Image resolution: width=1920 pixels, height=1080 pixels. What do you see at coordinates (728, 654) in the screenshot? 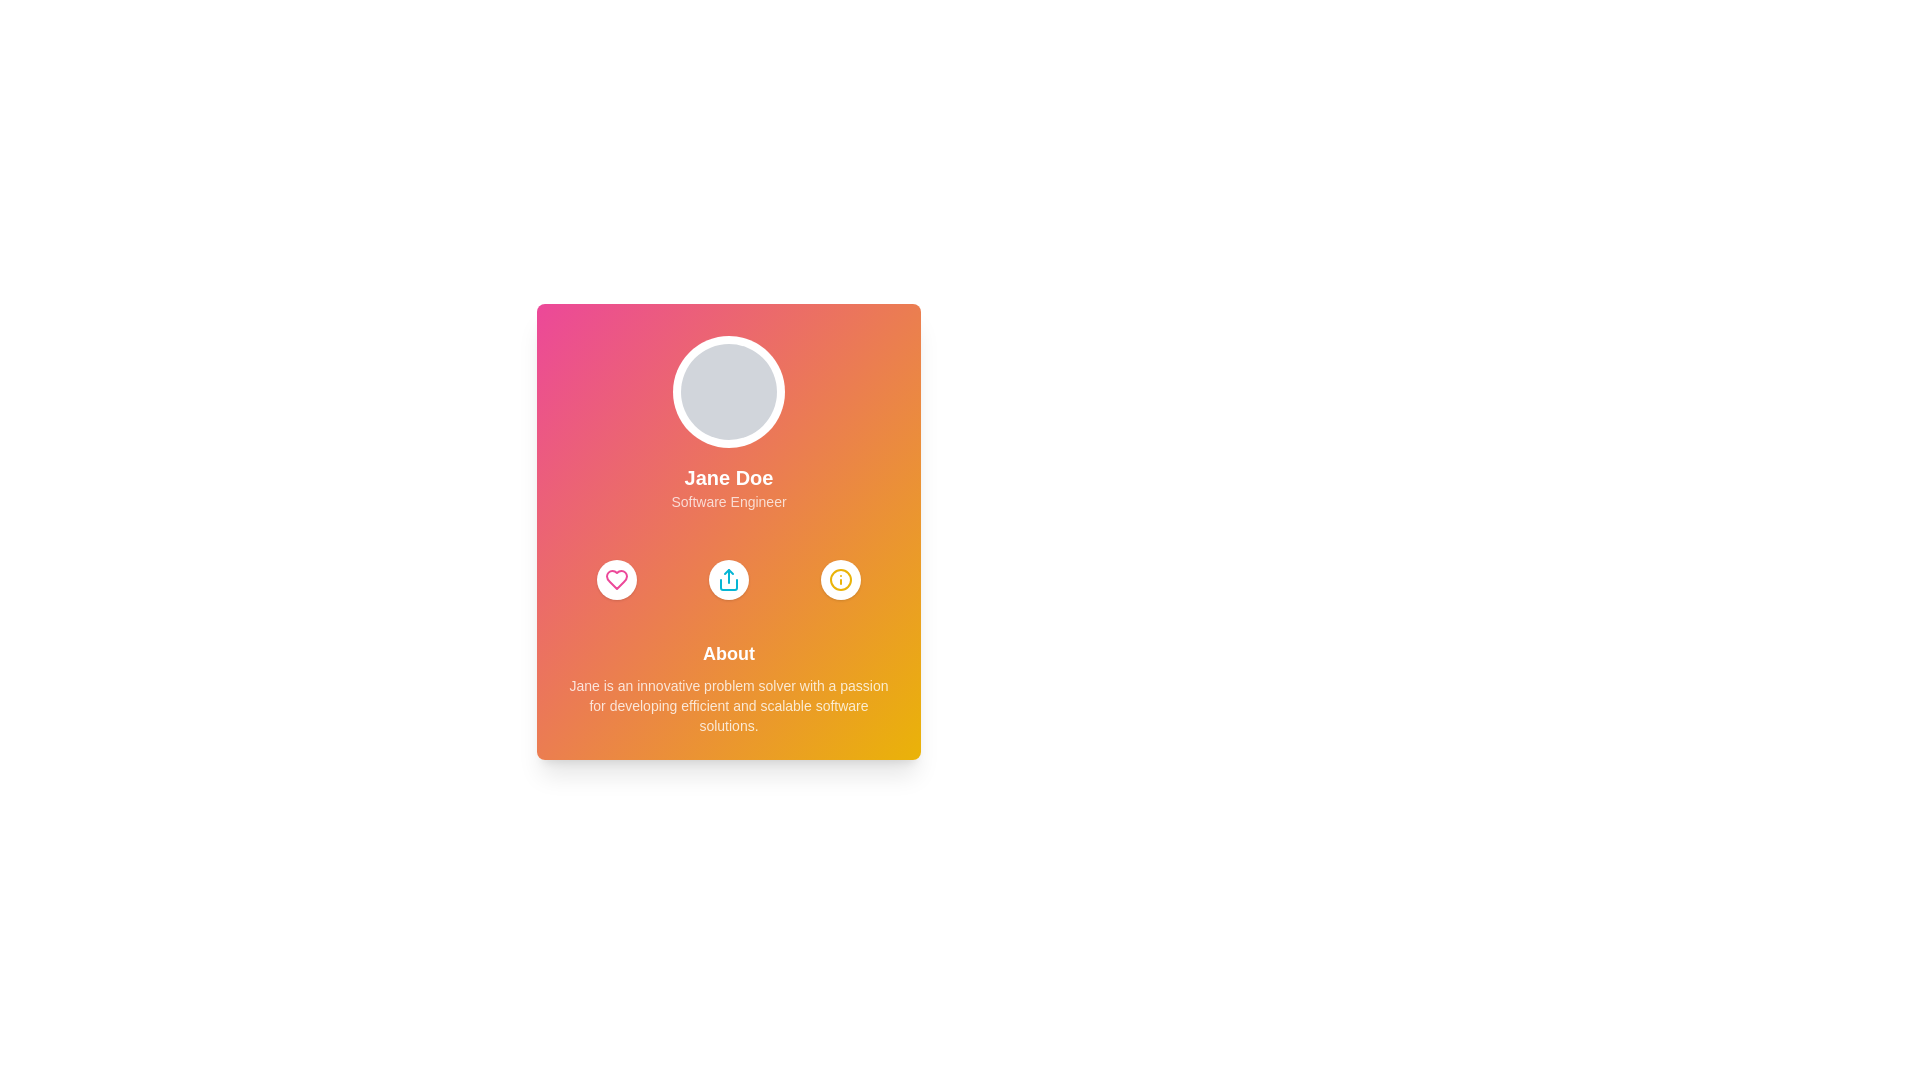
I see `the header text element located centrally at the lower section of a card layout, which provides context for the content that follows` at bounding box center [728, 654].